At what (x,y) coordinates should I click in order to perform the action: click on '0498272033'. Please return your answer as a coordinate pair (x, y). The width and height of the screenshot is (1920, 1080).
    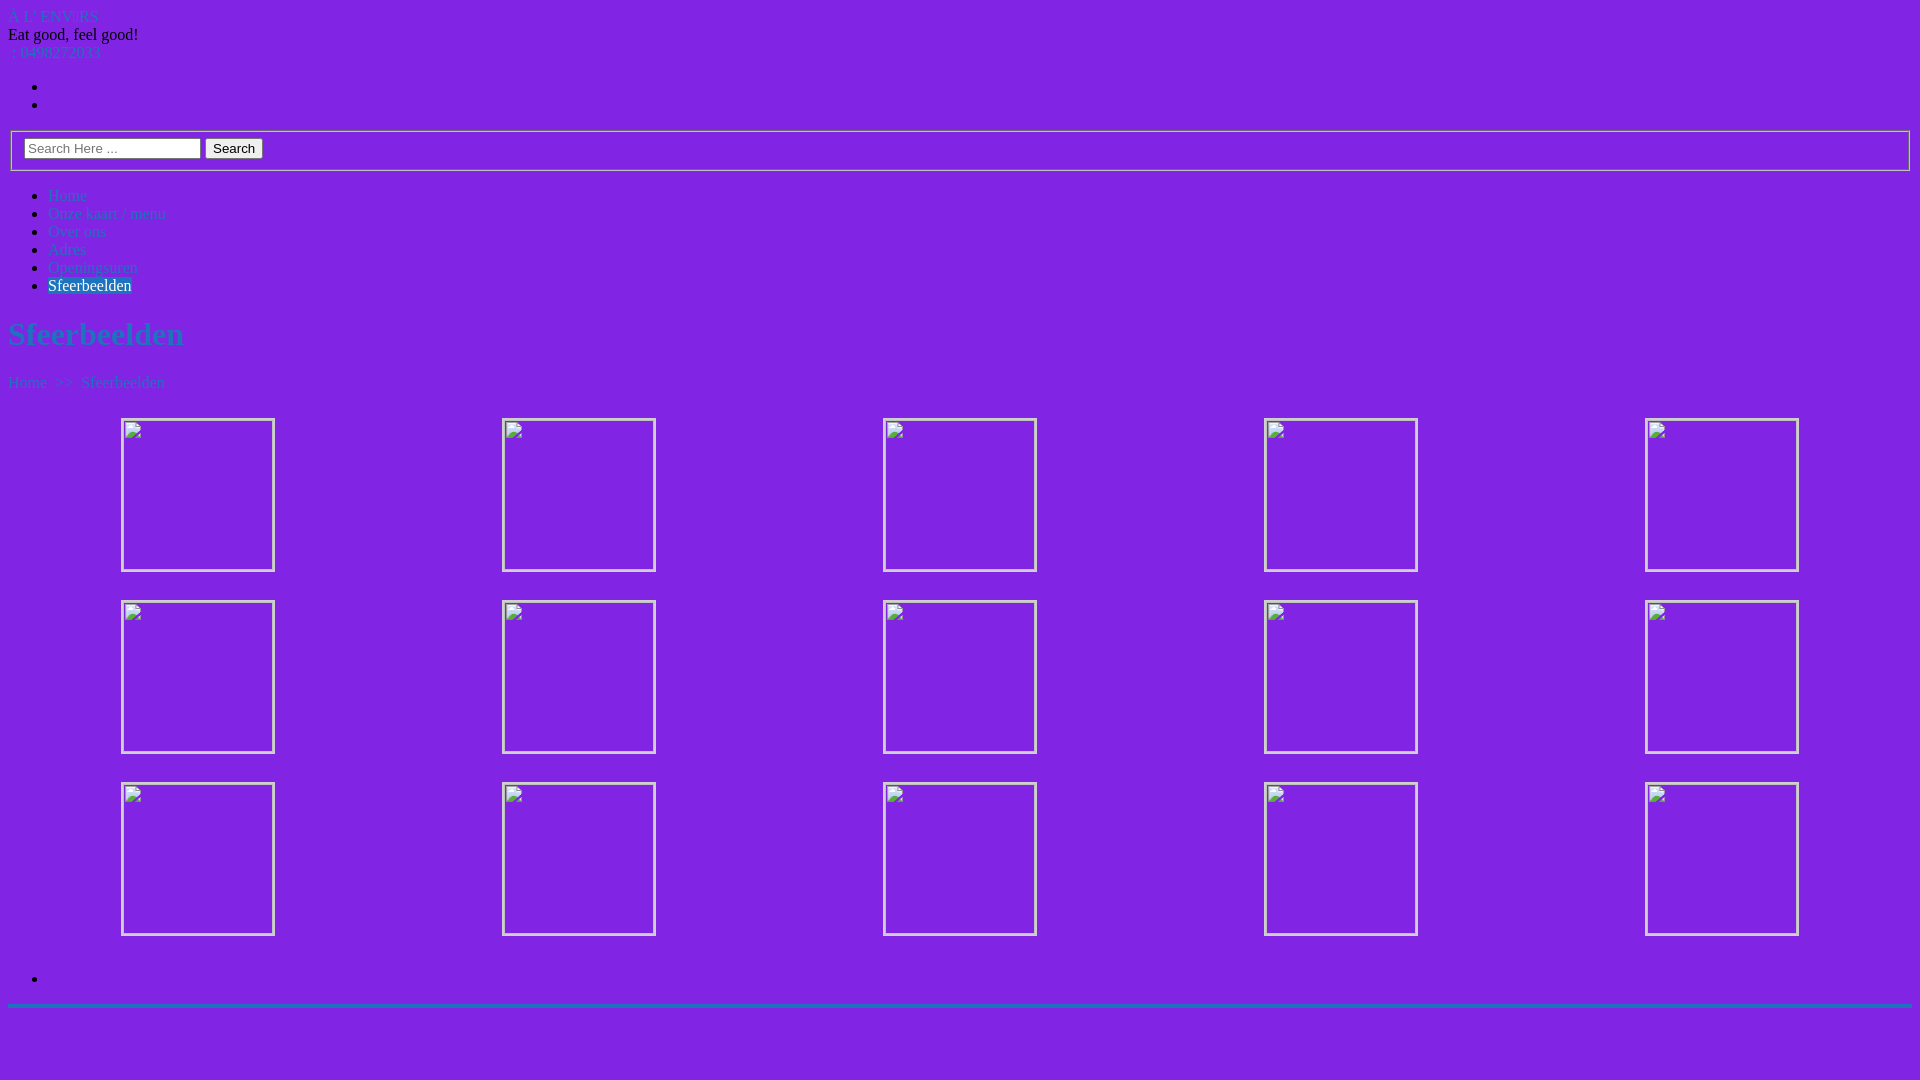
    Looking at the image, I should click on (59, 51).